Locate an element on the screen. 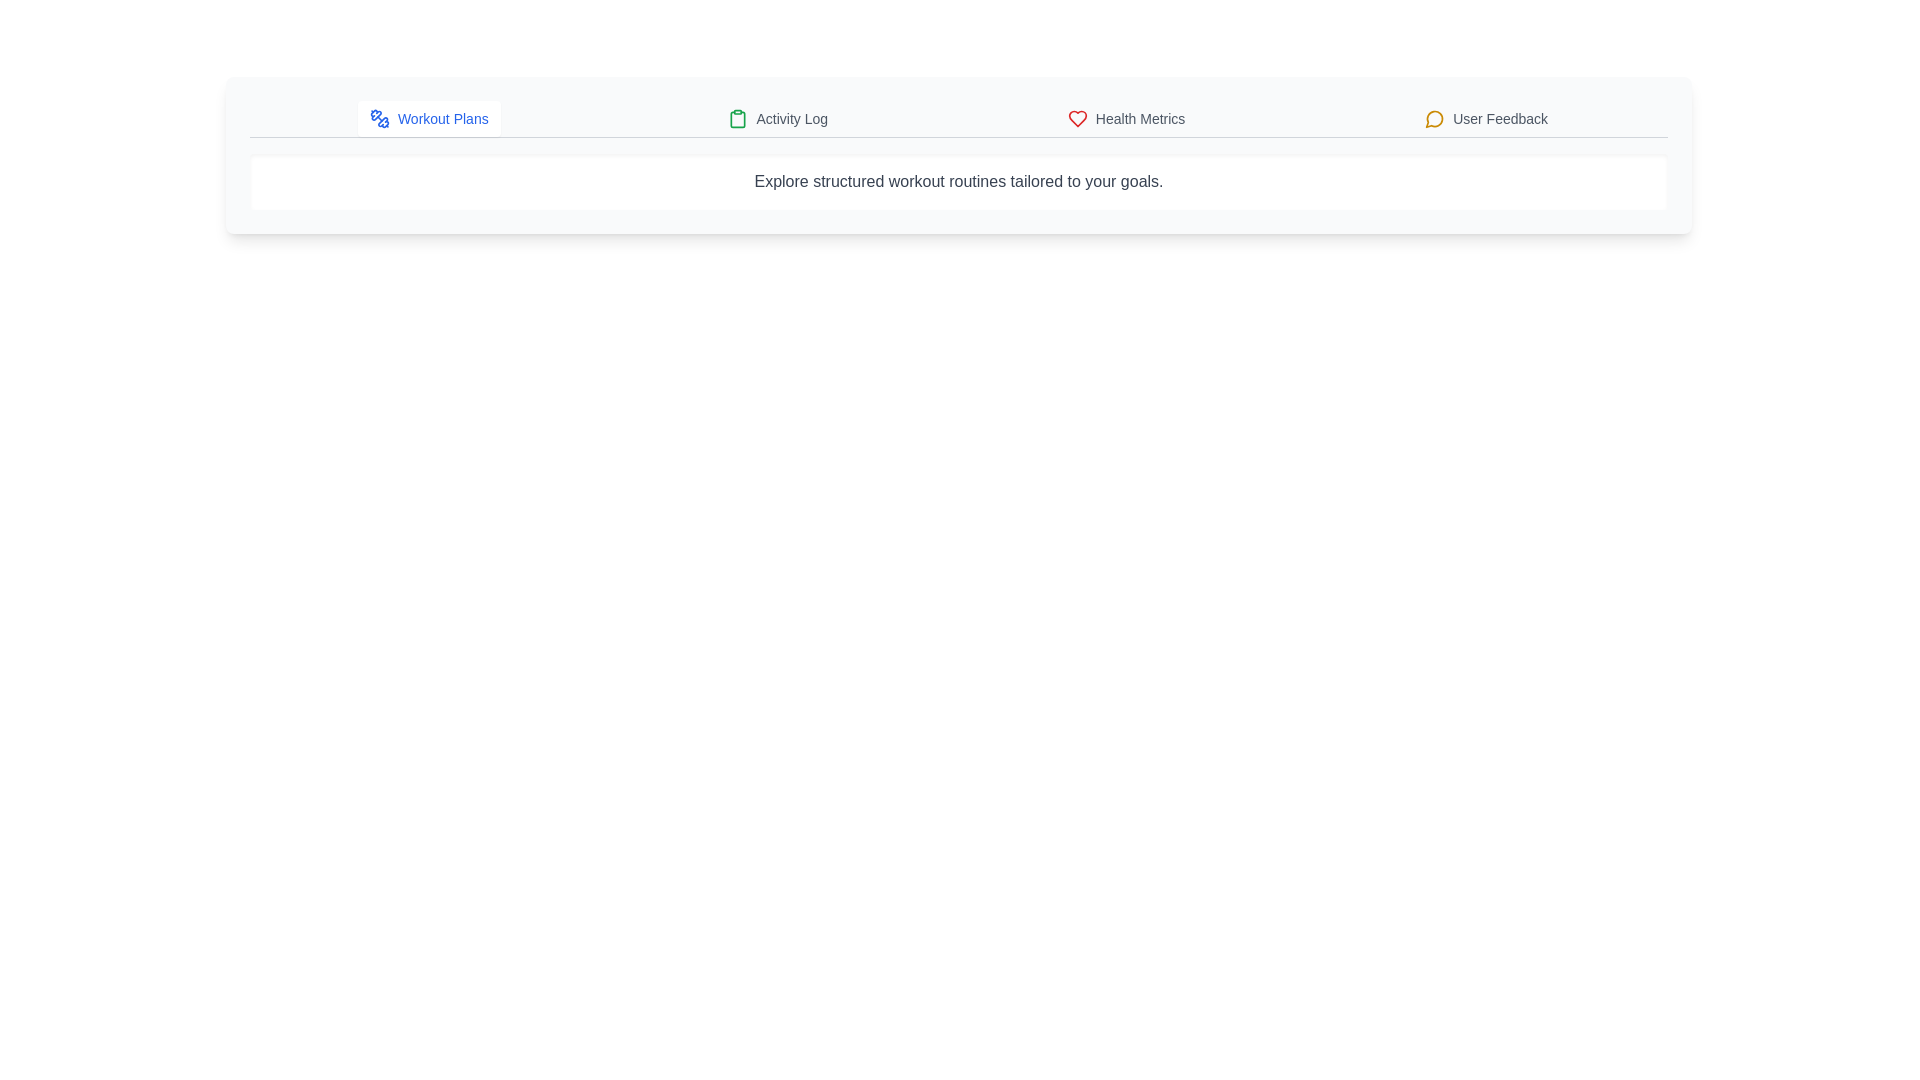 This screenshot has height=1080, width=1920. the decorative icon for the 'Workout Plans' section, which is located to the left of the 'Workout Plans' label in the top-left navigation bar is located at coordinates (383, 122).